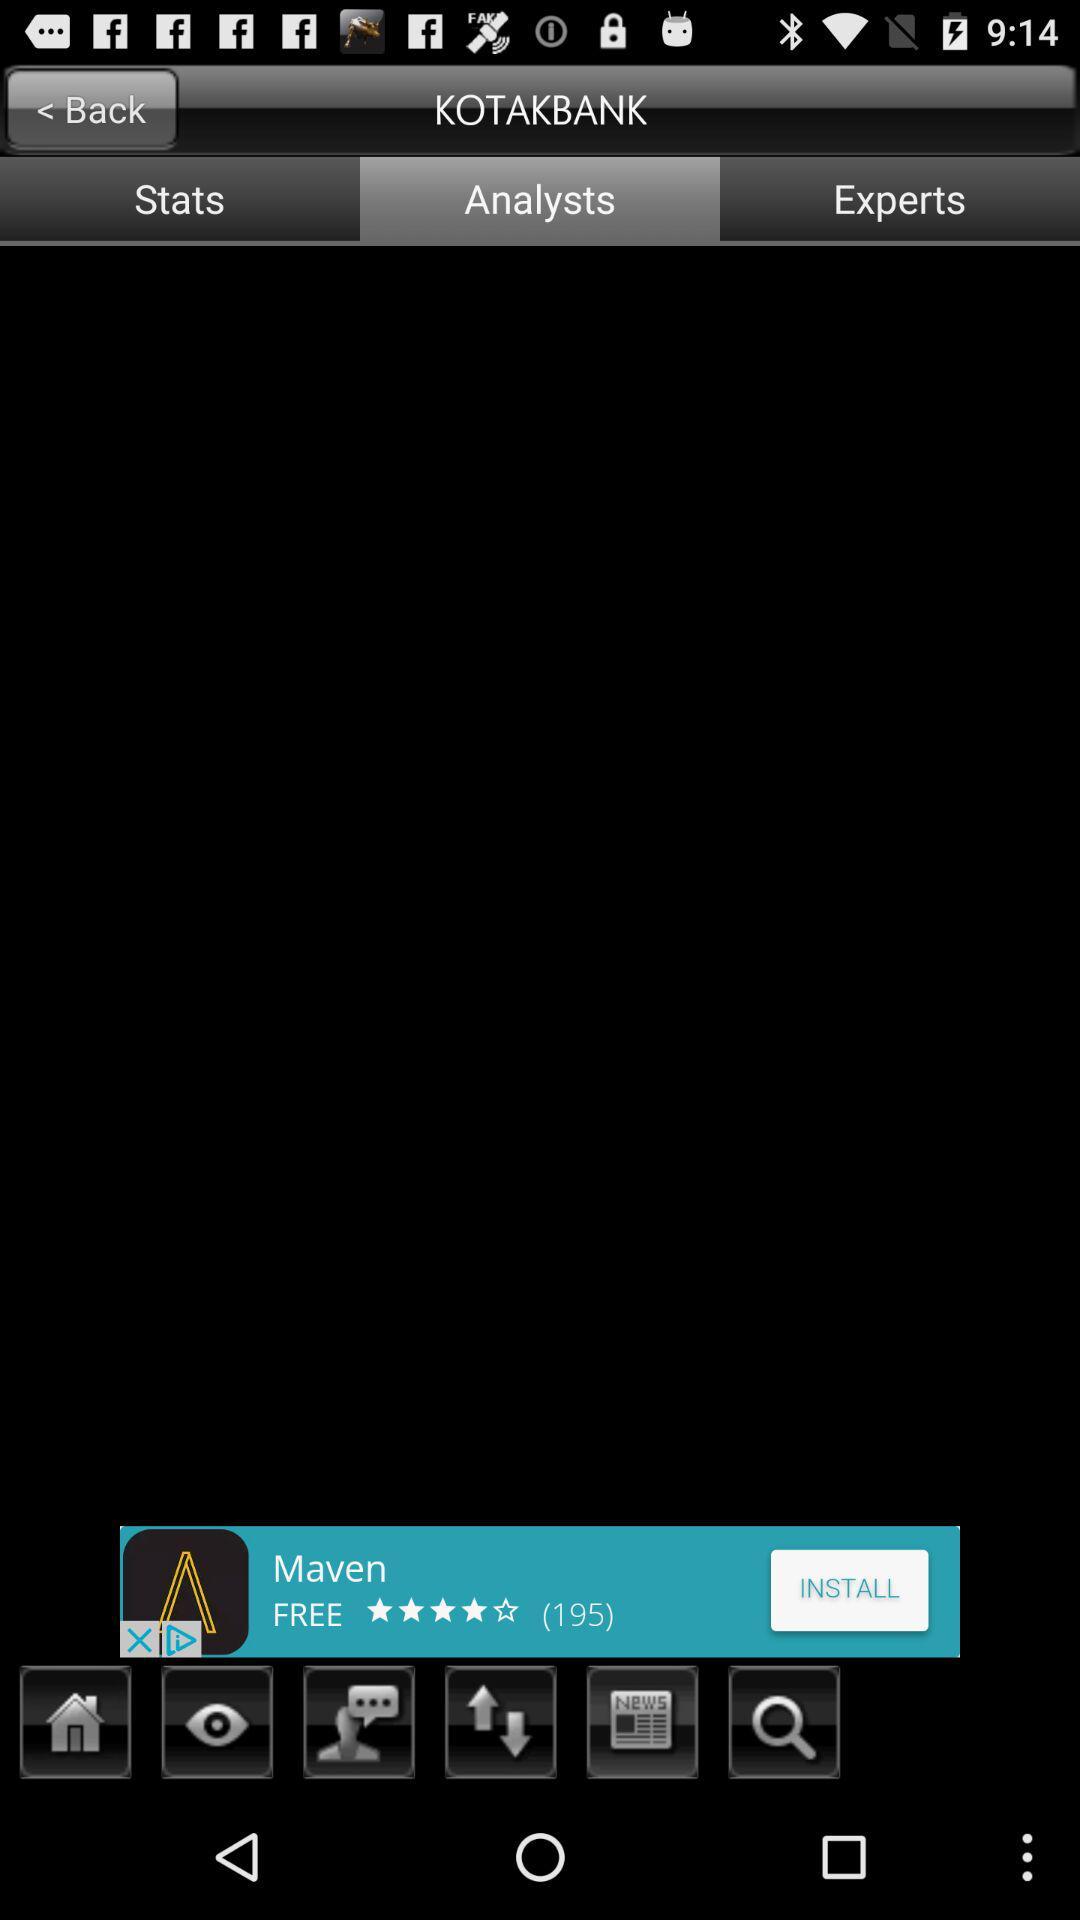  I want to click on the search icon, so click(783, 1848).